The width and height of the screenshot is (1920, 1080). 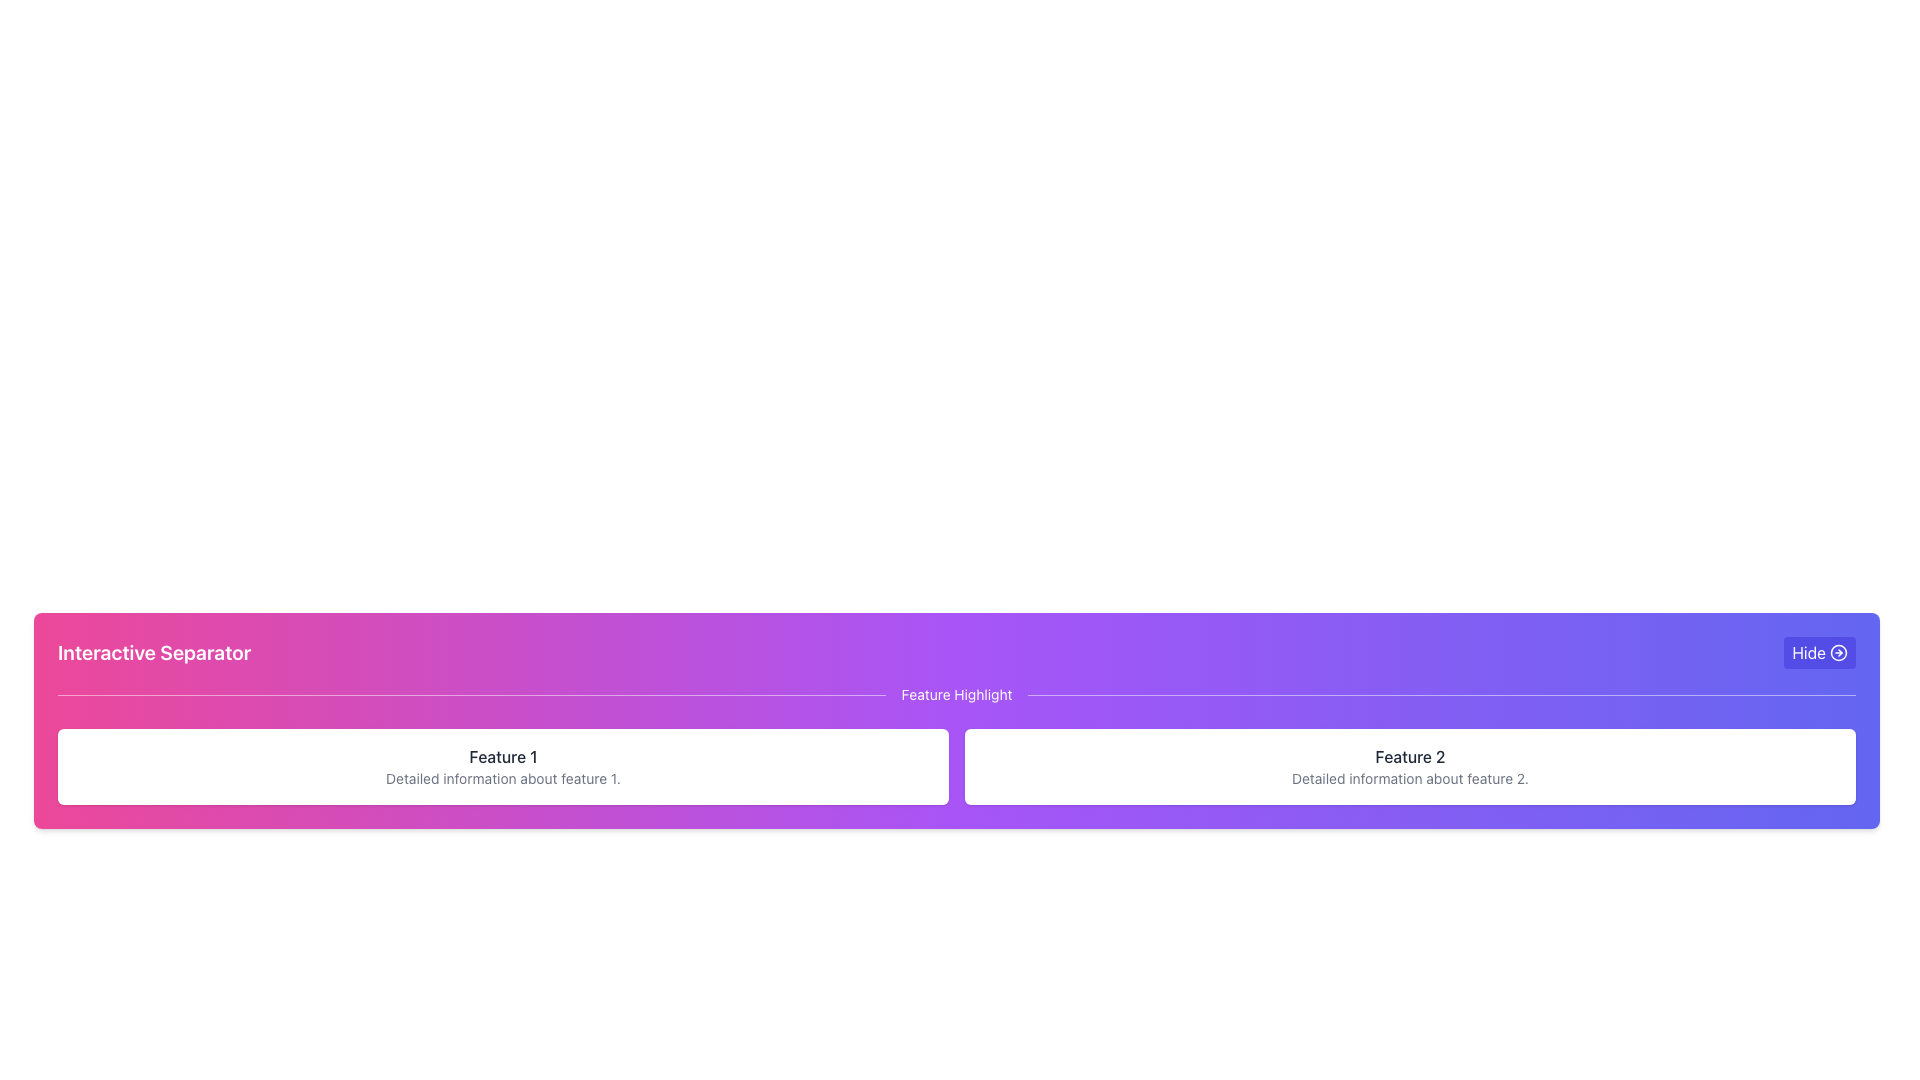 What do you see at coordinates (955, 766) in the screenshot?
I see `Grid Layout element that displays two features, positioned centrally below the 'Feature Highlight' title and above a colorful gradient background` at bounding box center [955, 766].